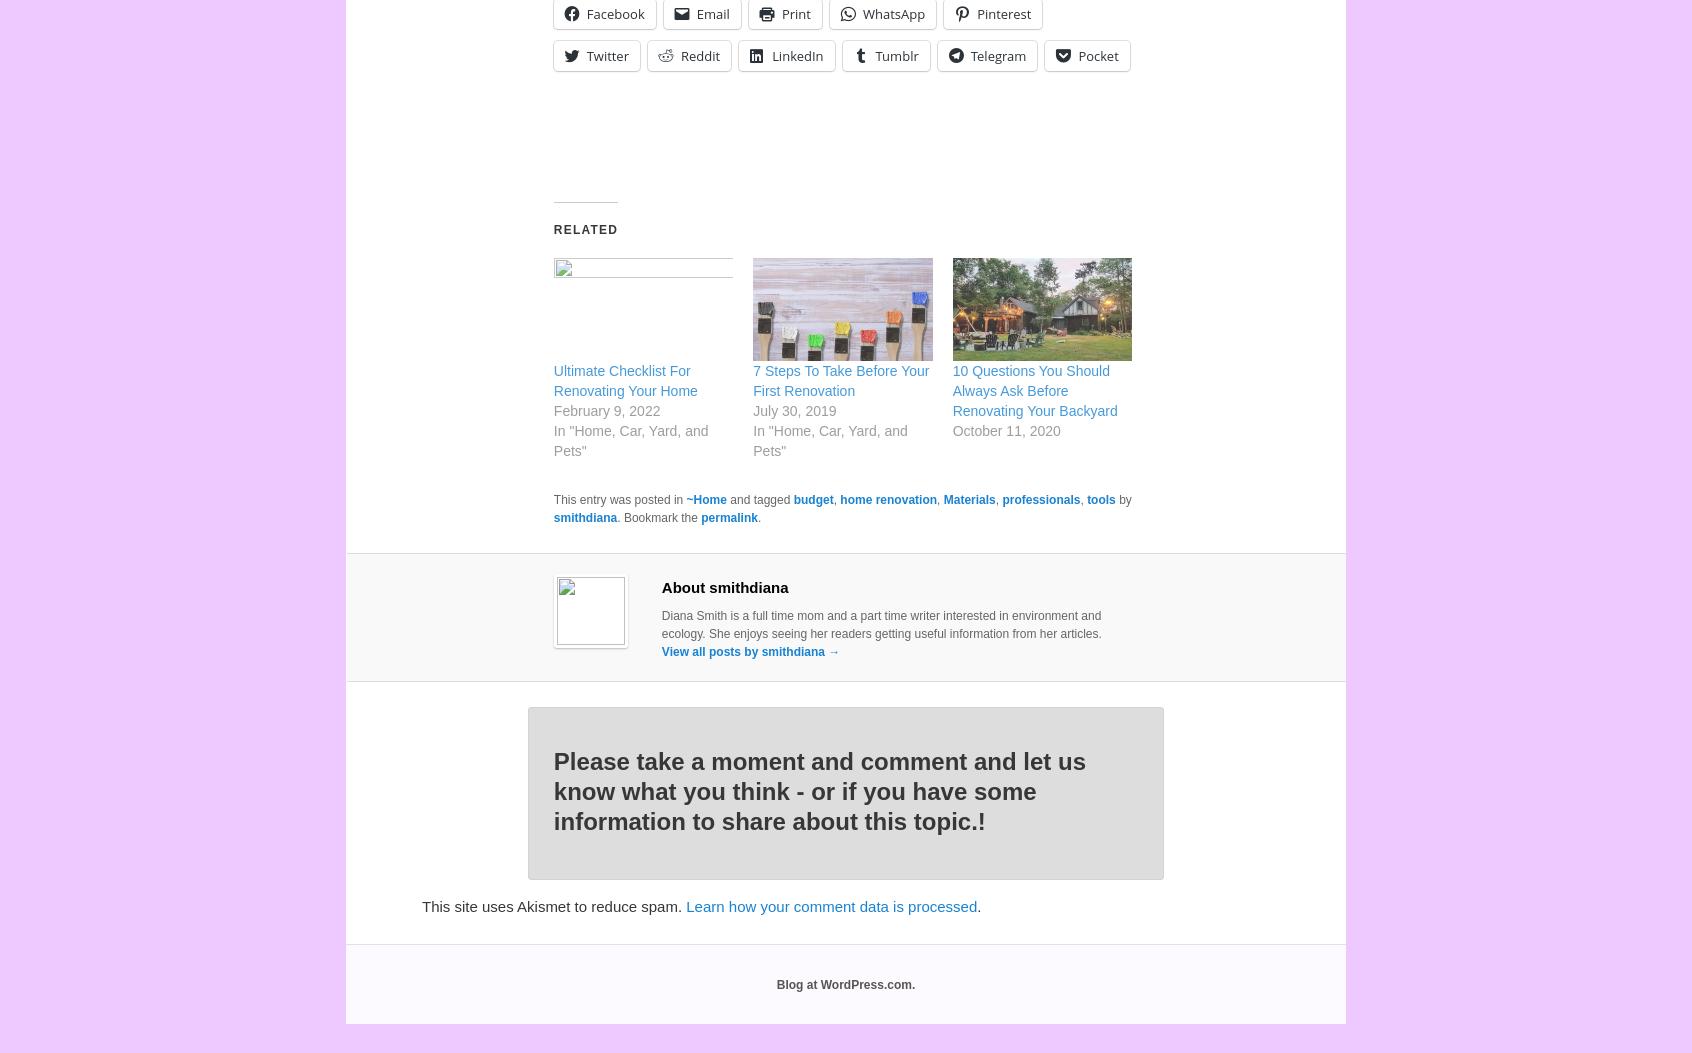  What do you see at coordinates (723, 587) in the screenshot?
I see `'About smithdiana'` at bounding box center [723, 587].